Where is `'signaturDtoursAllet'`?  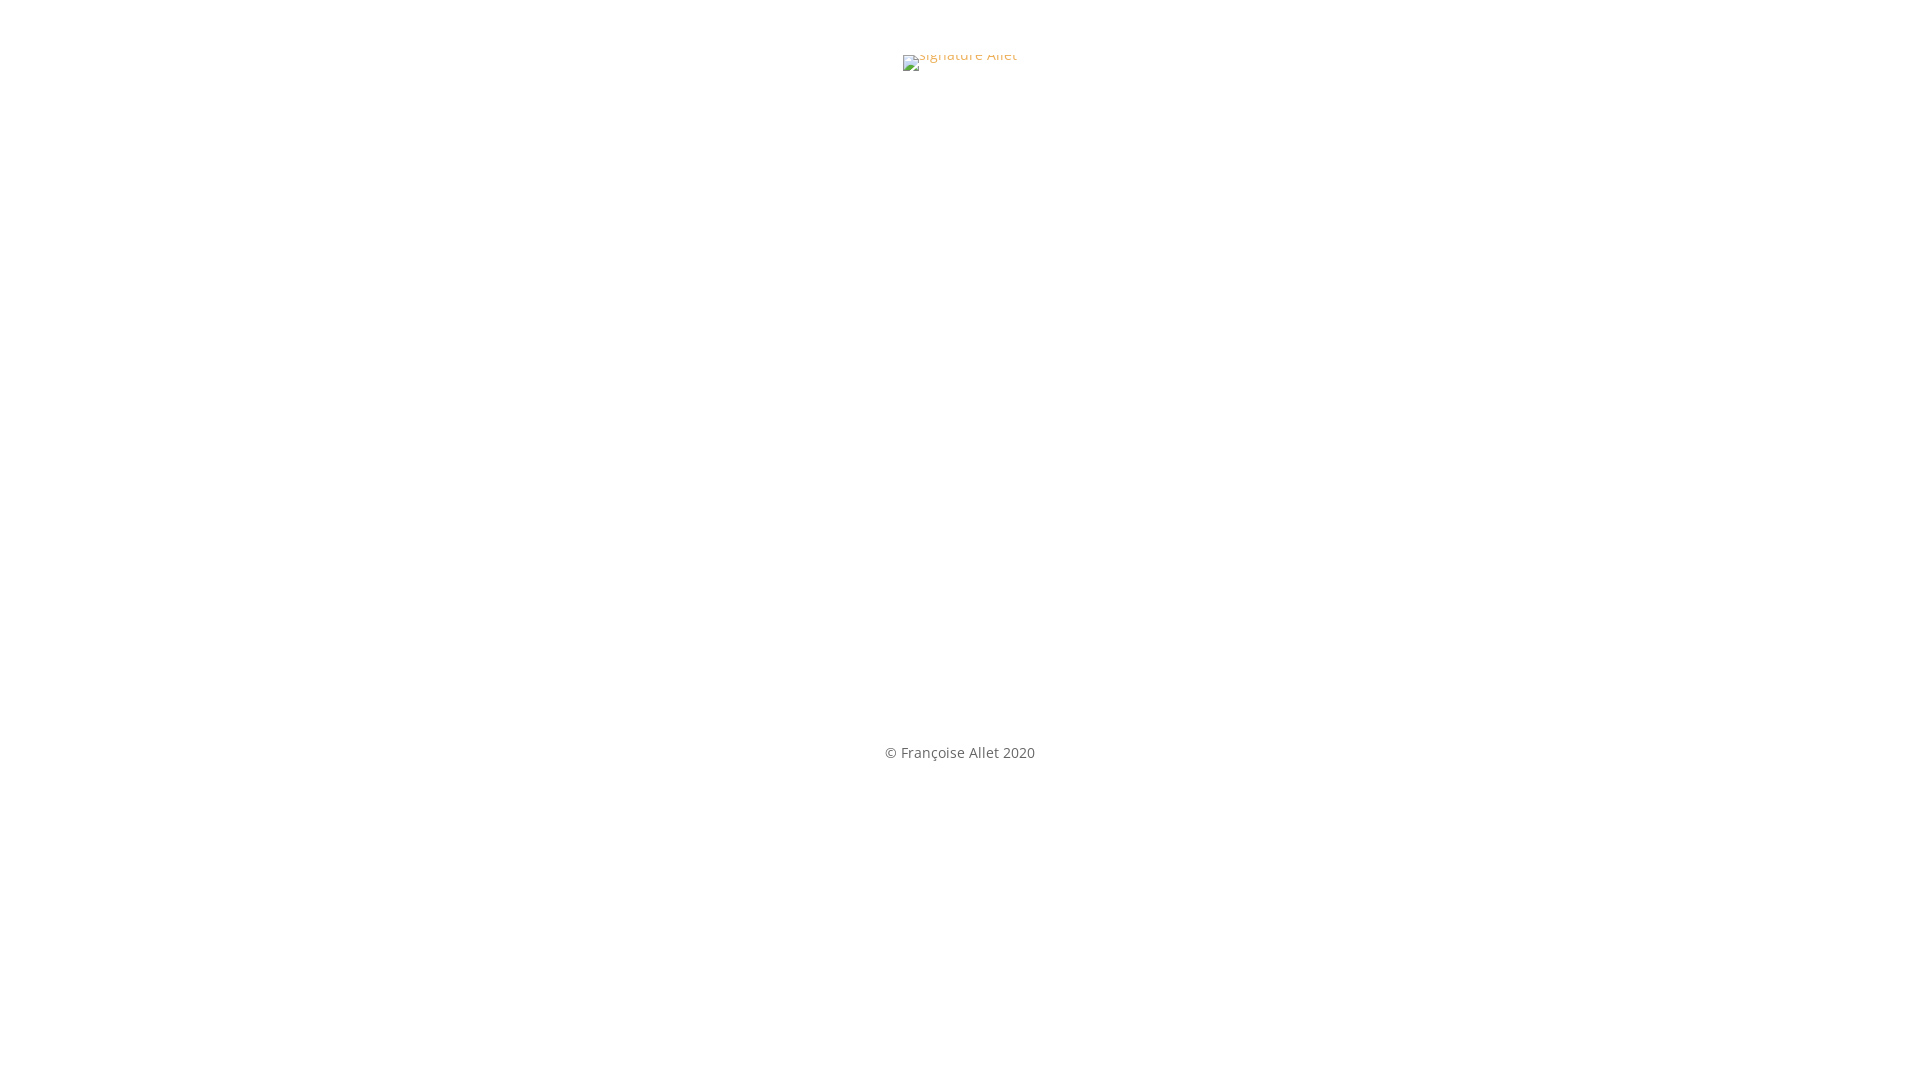 'signaturDtoursAllet' is located at coordinates (960, 61).